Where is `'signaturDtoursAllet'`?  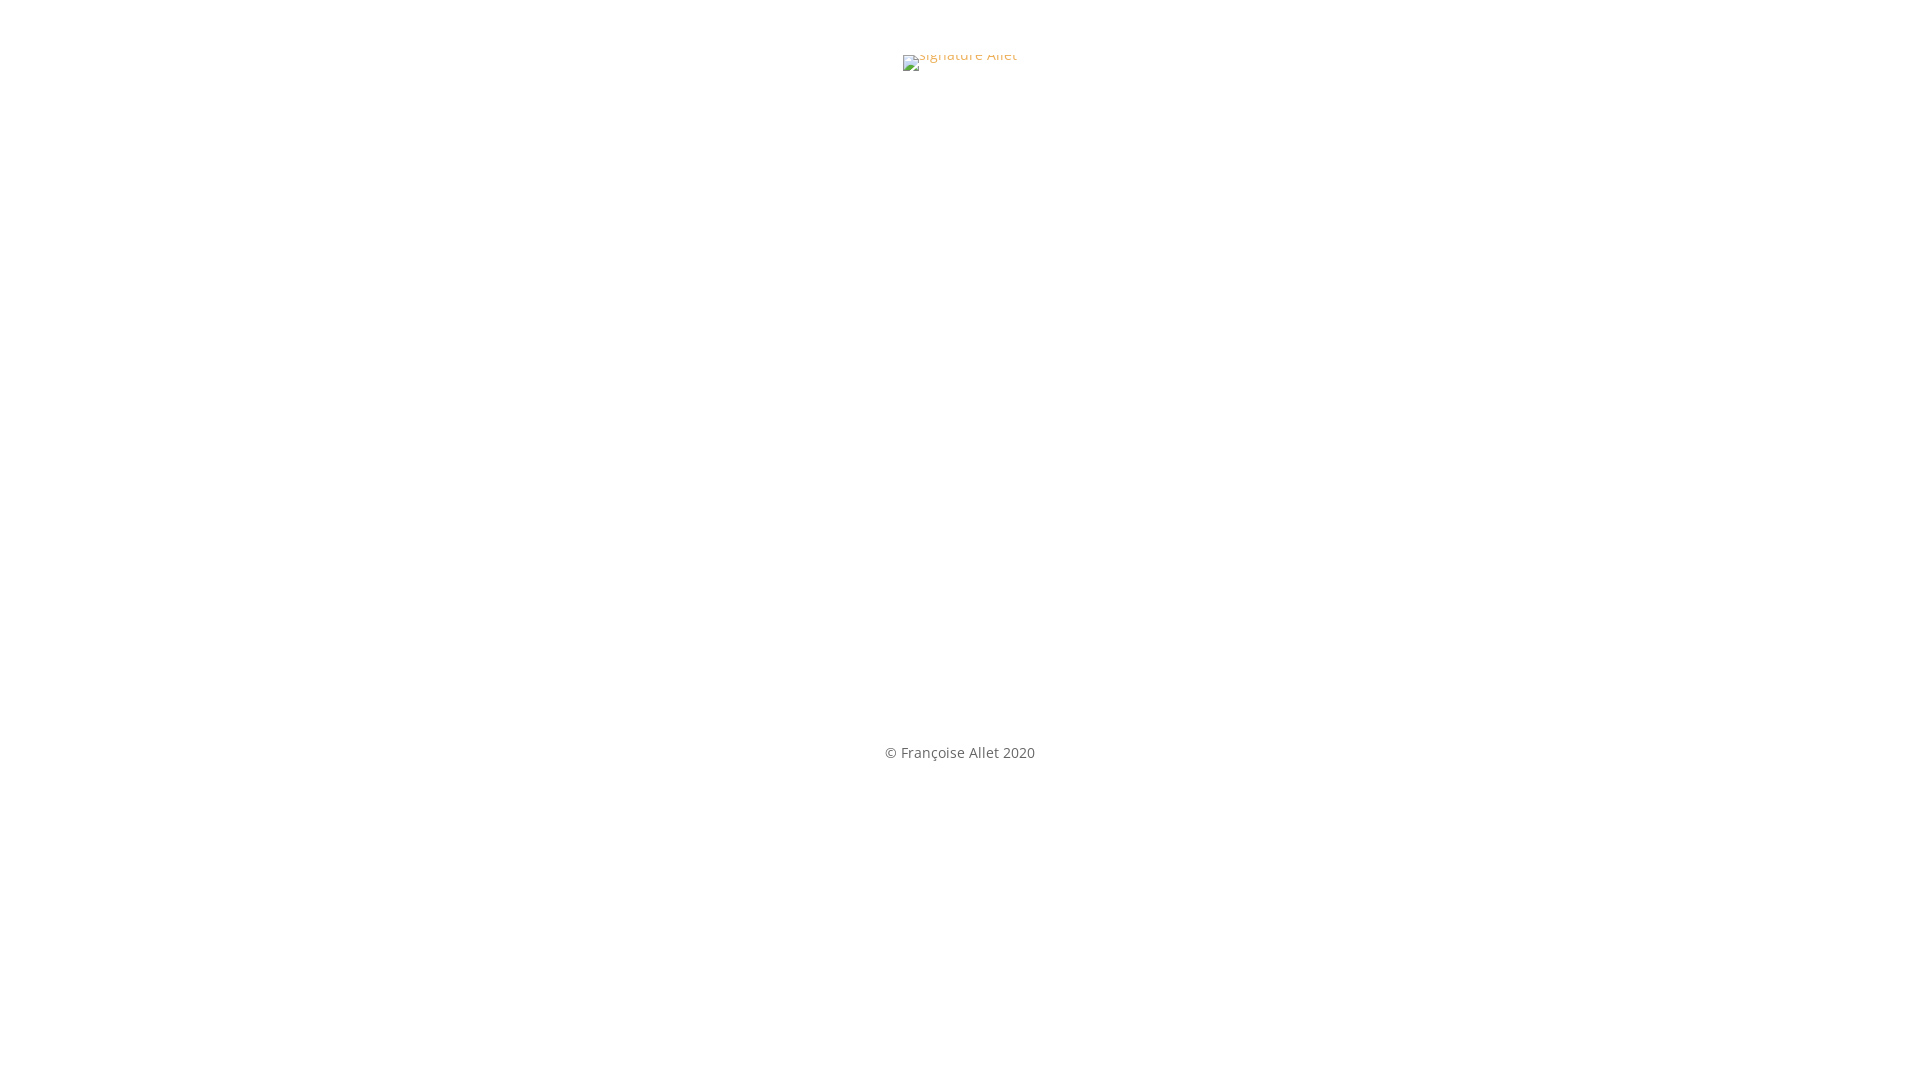 'signaturDtoursAllet' is located at coordinates (960, 61).